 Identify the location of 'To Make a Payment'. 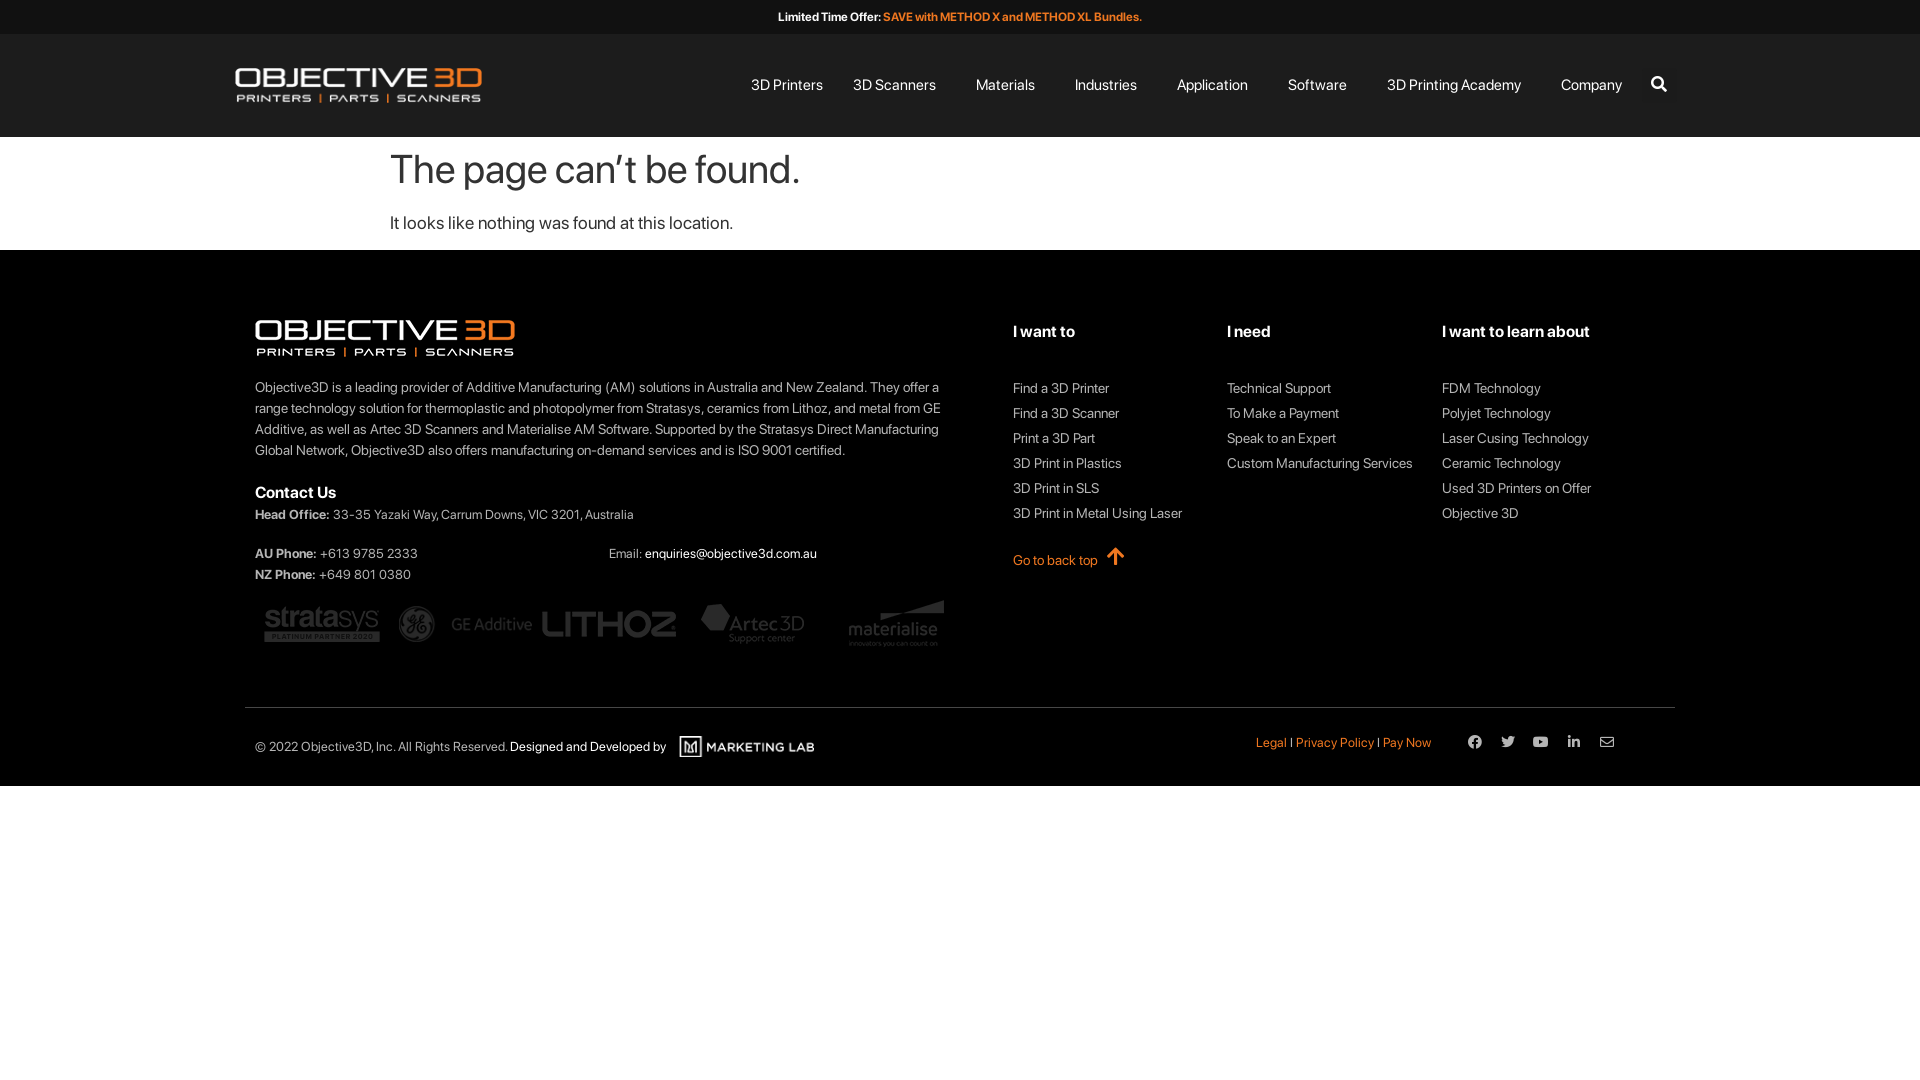
(1324, 412).